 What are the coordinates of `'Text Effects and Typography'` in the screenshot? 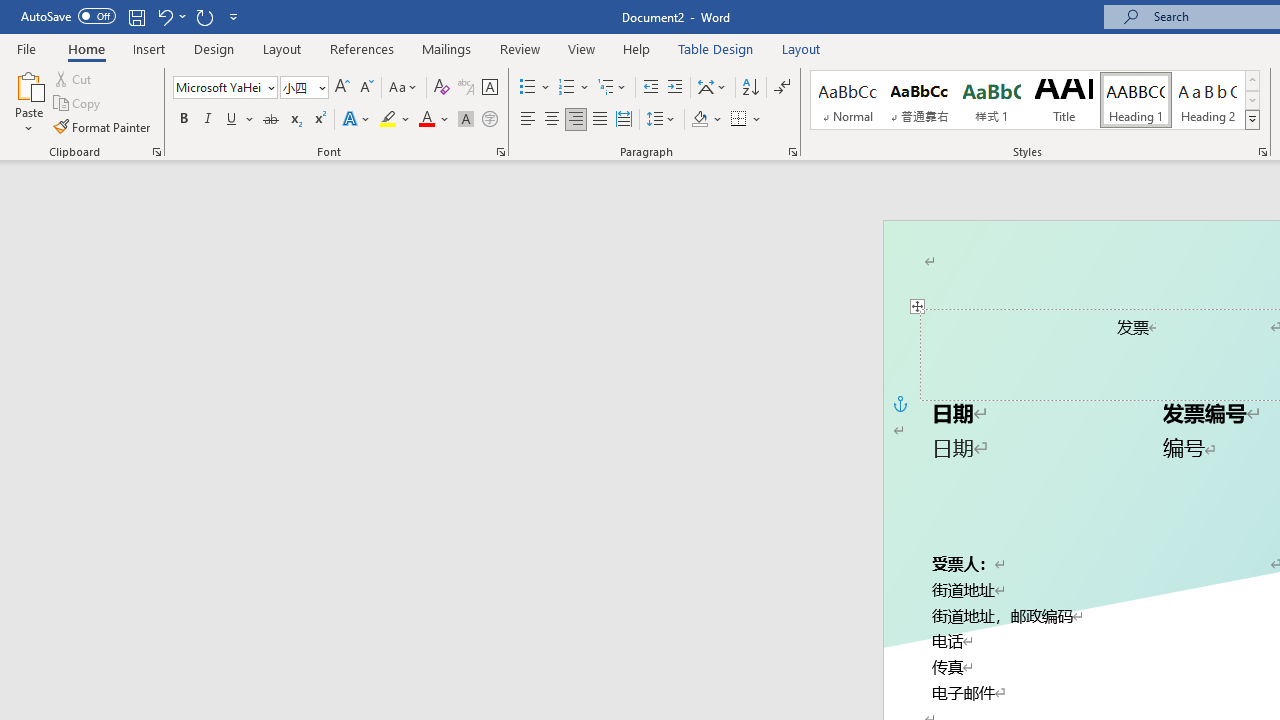 It's located at (357, 119).